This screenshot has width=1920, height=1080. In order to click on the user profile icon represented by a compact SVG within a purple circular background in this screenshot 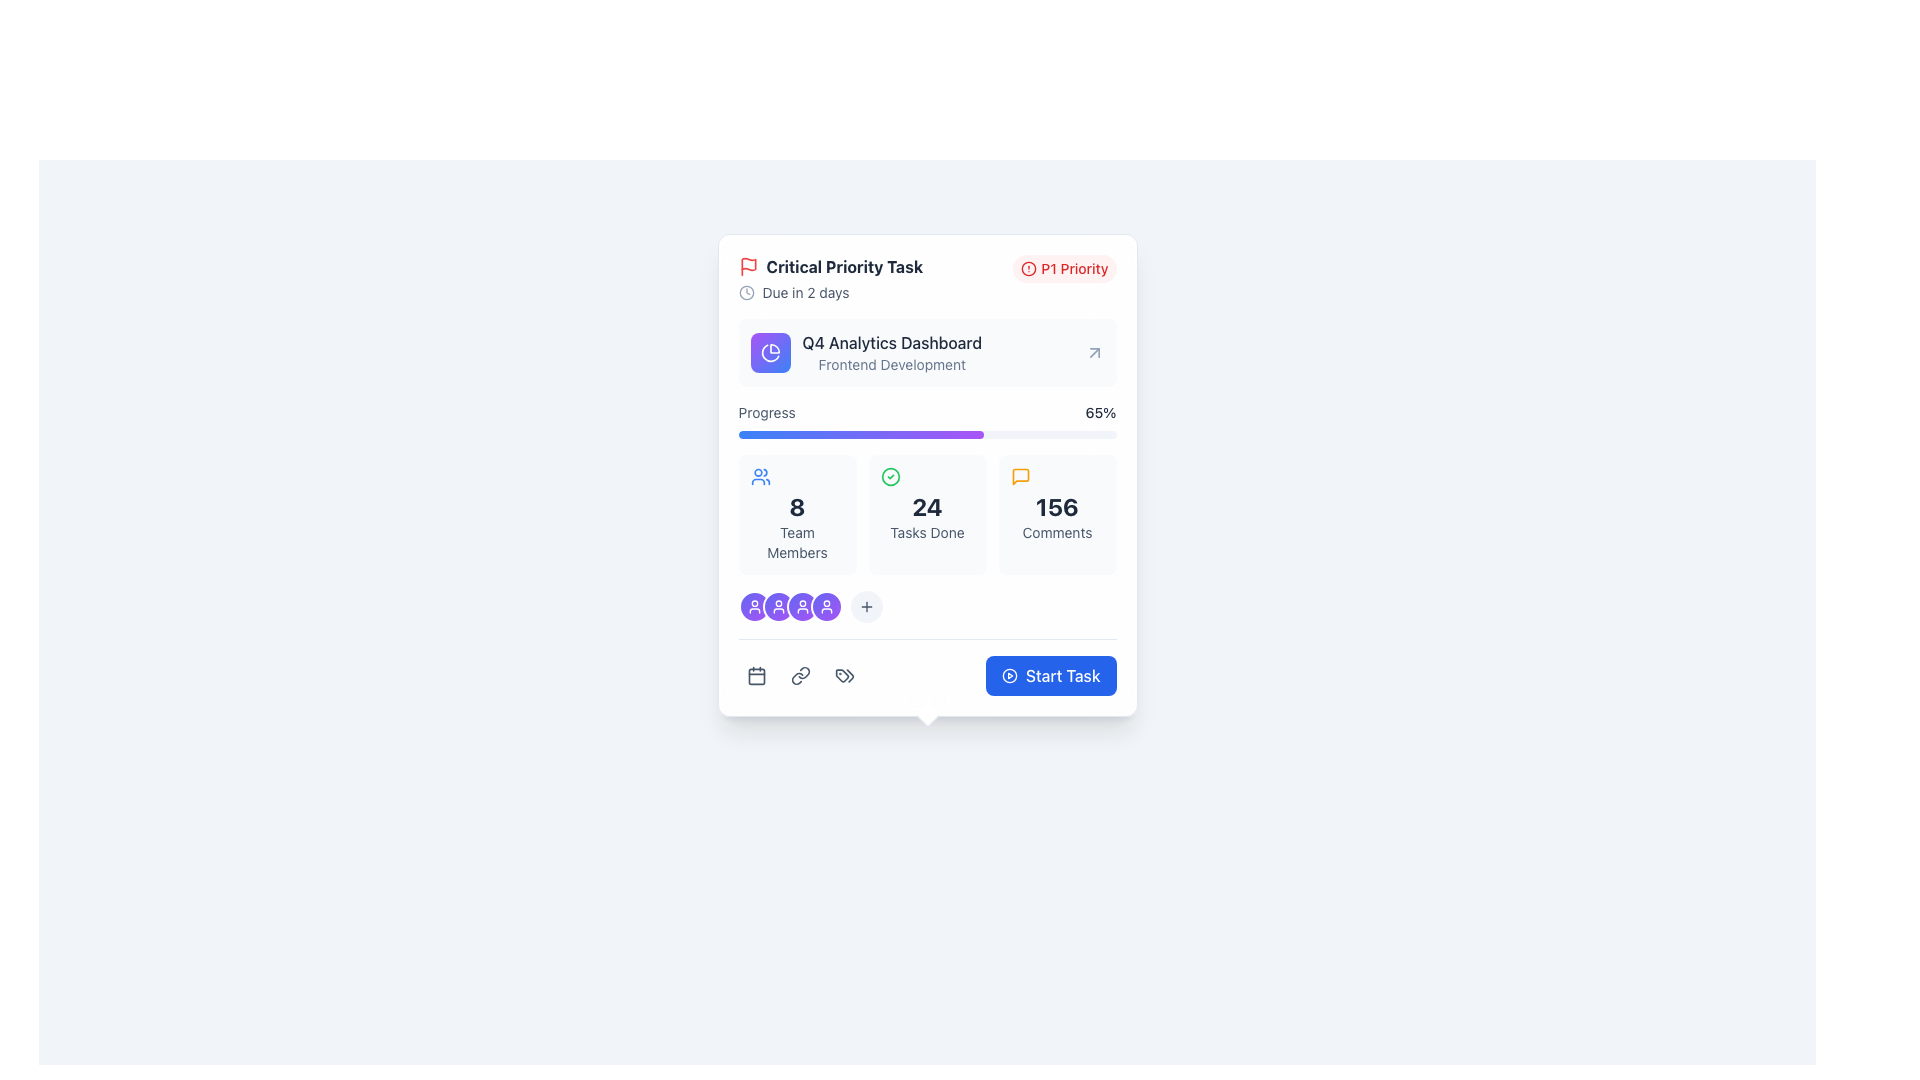, I will do `click(777, 605)`.